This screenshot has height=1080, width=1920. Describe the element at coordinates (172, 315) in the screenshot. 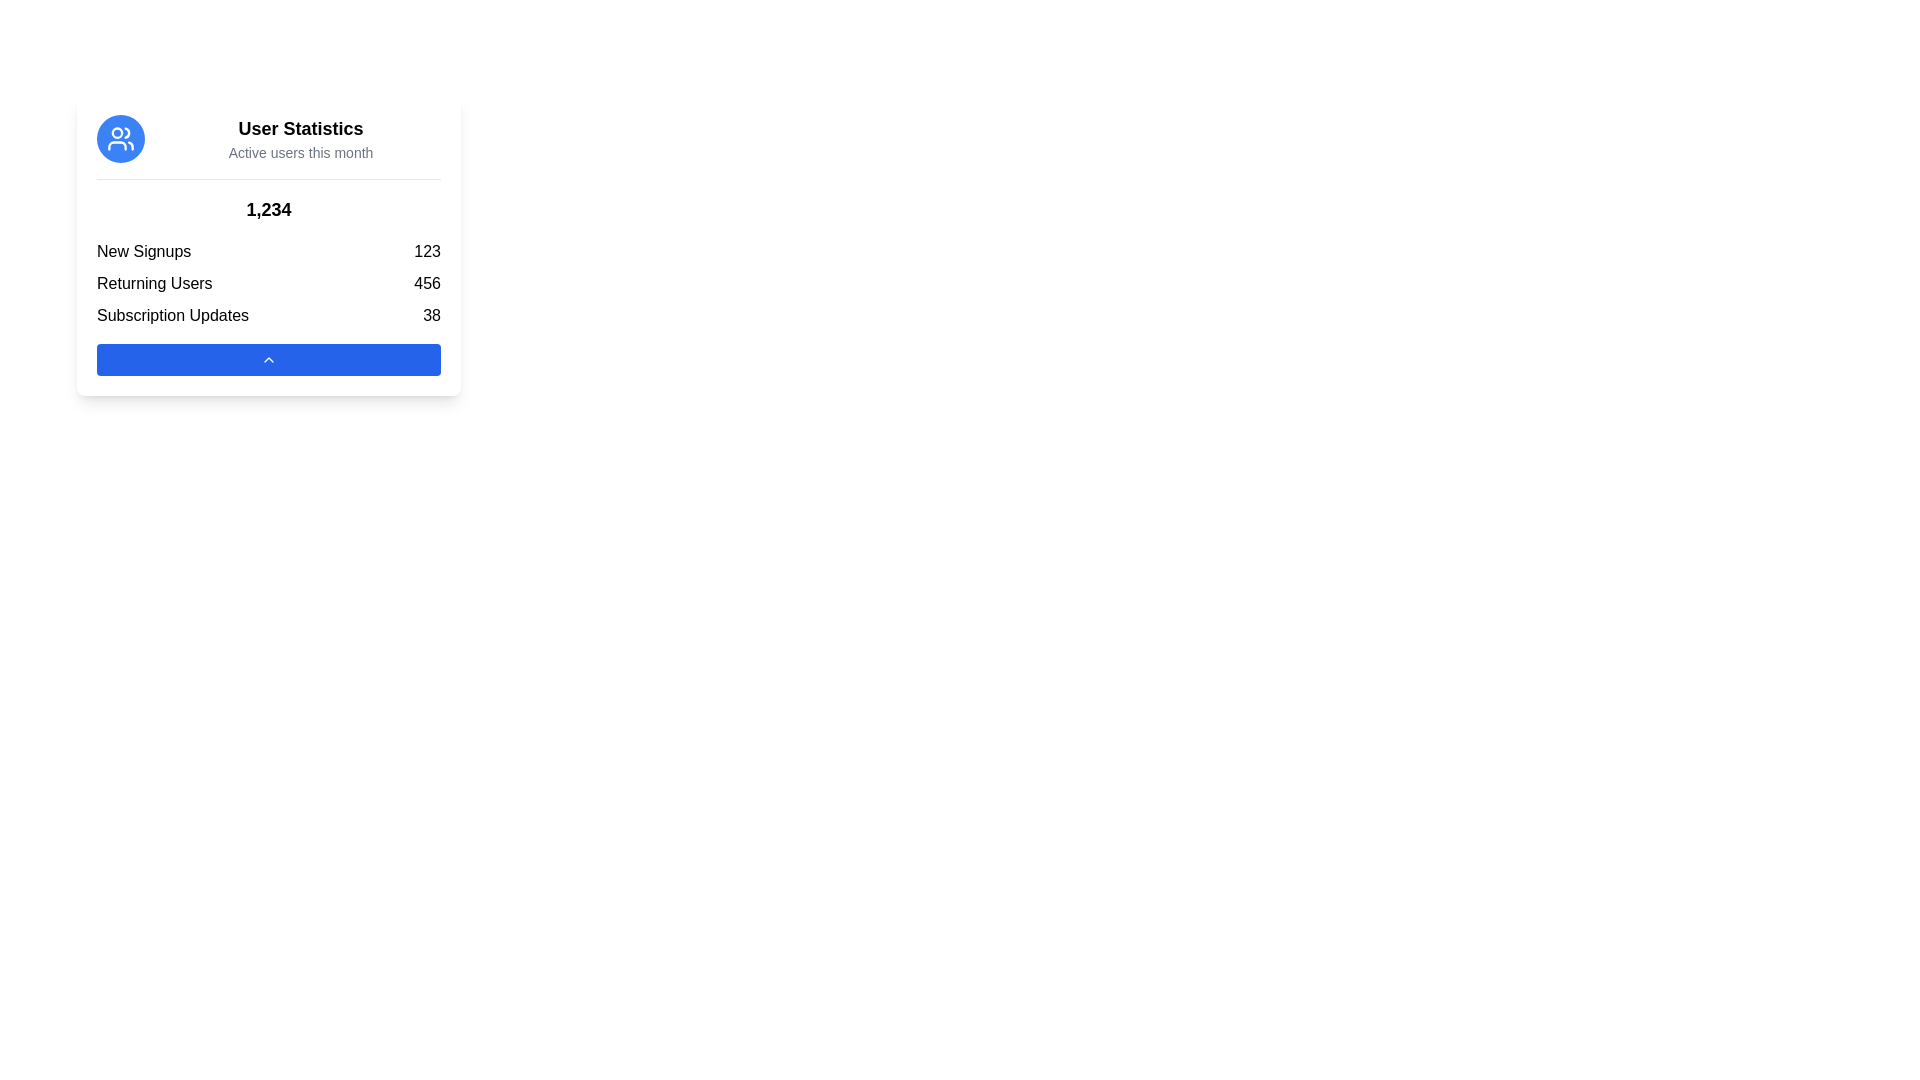

I see `the 'Subscription Updates' text label located on the left side of the statistics row in the 'User Statistics' card` at that location.